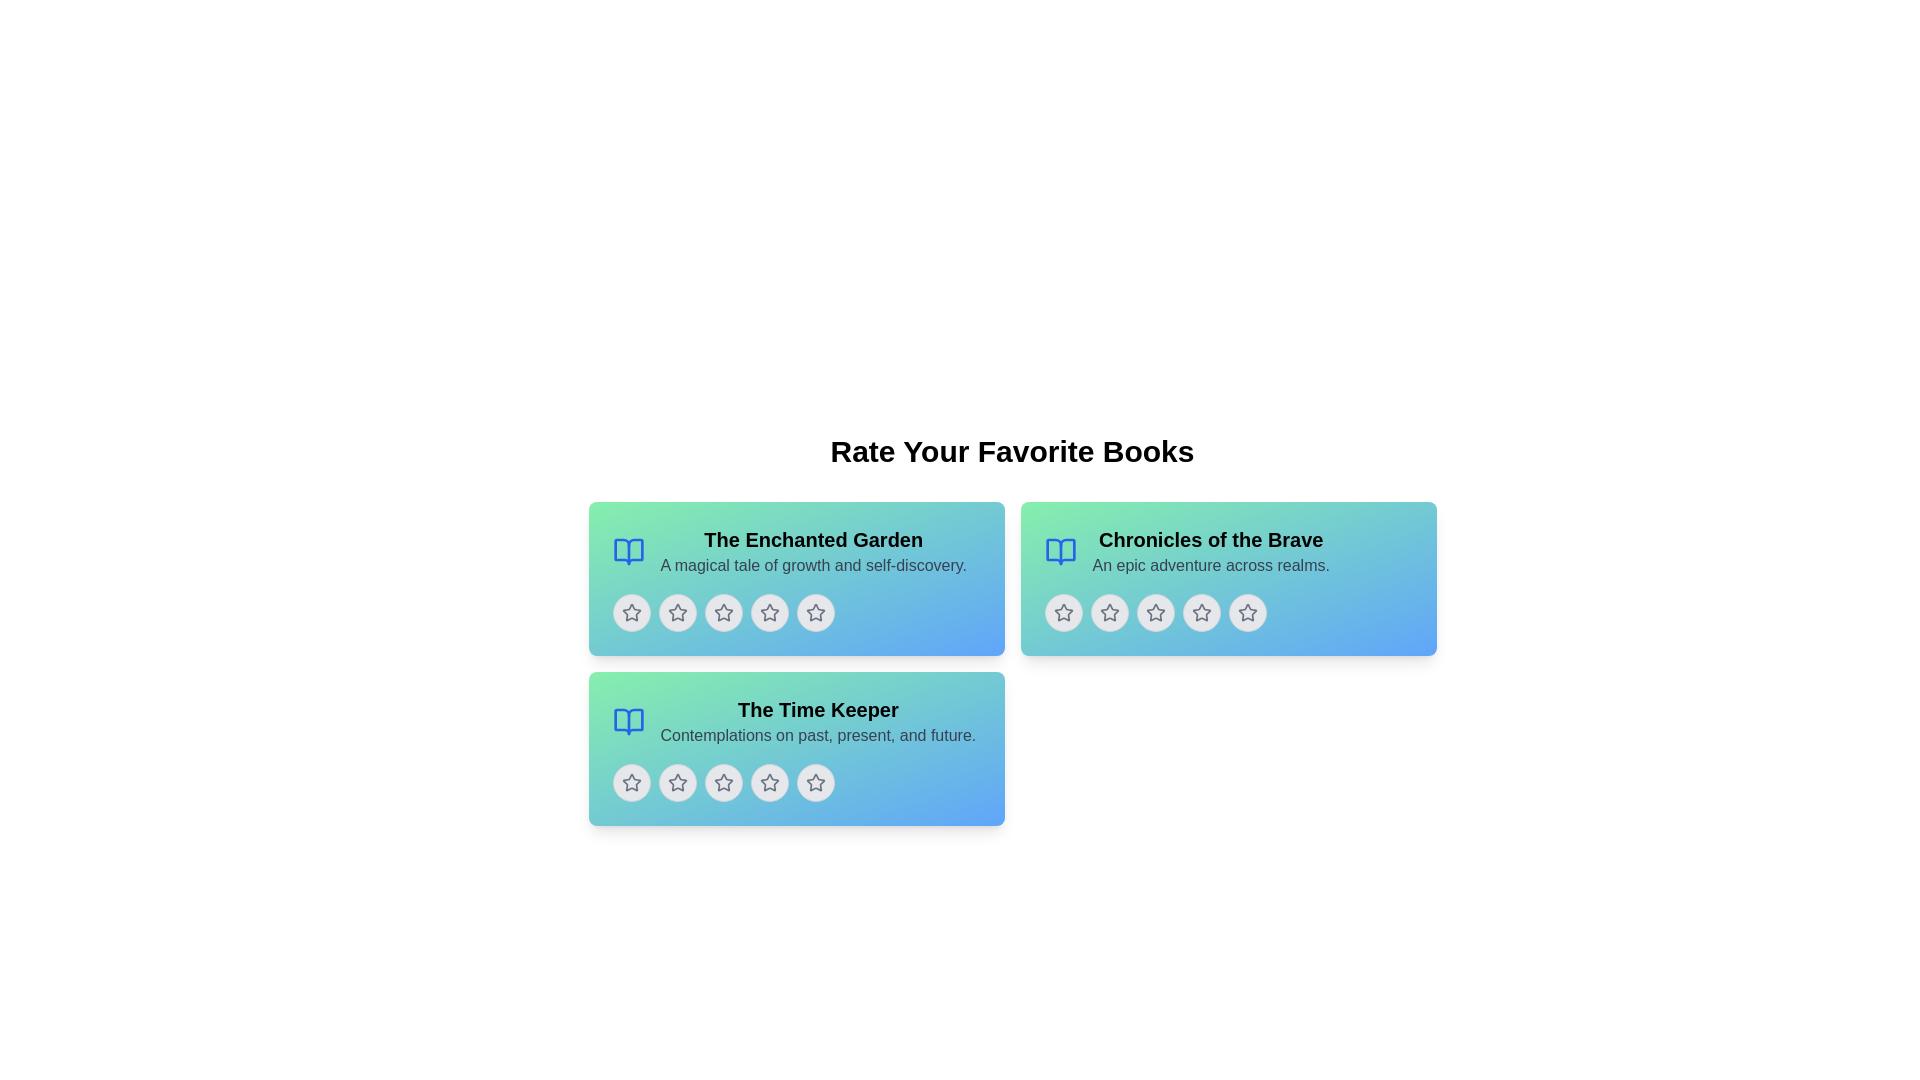  Describe the element at coordinates (768, 781) in the screenshot. I see `the fourth star outline icon in the book-rating interface for a visual effect` at that location.